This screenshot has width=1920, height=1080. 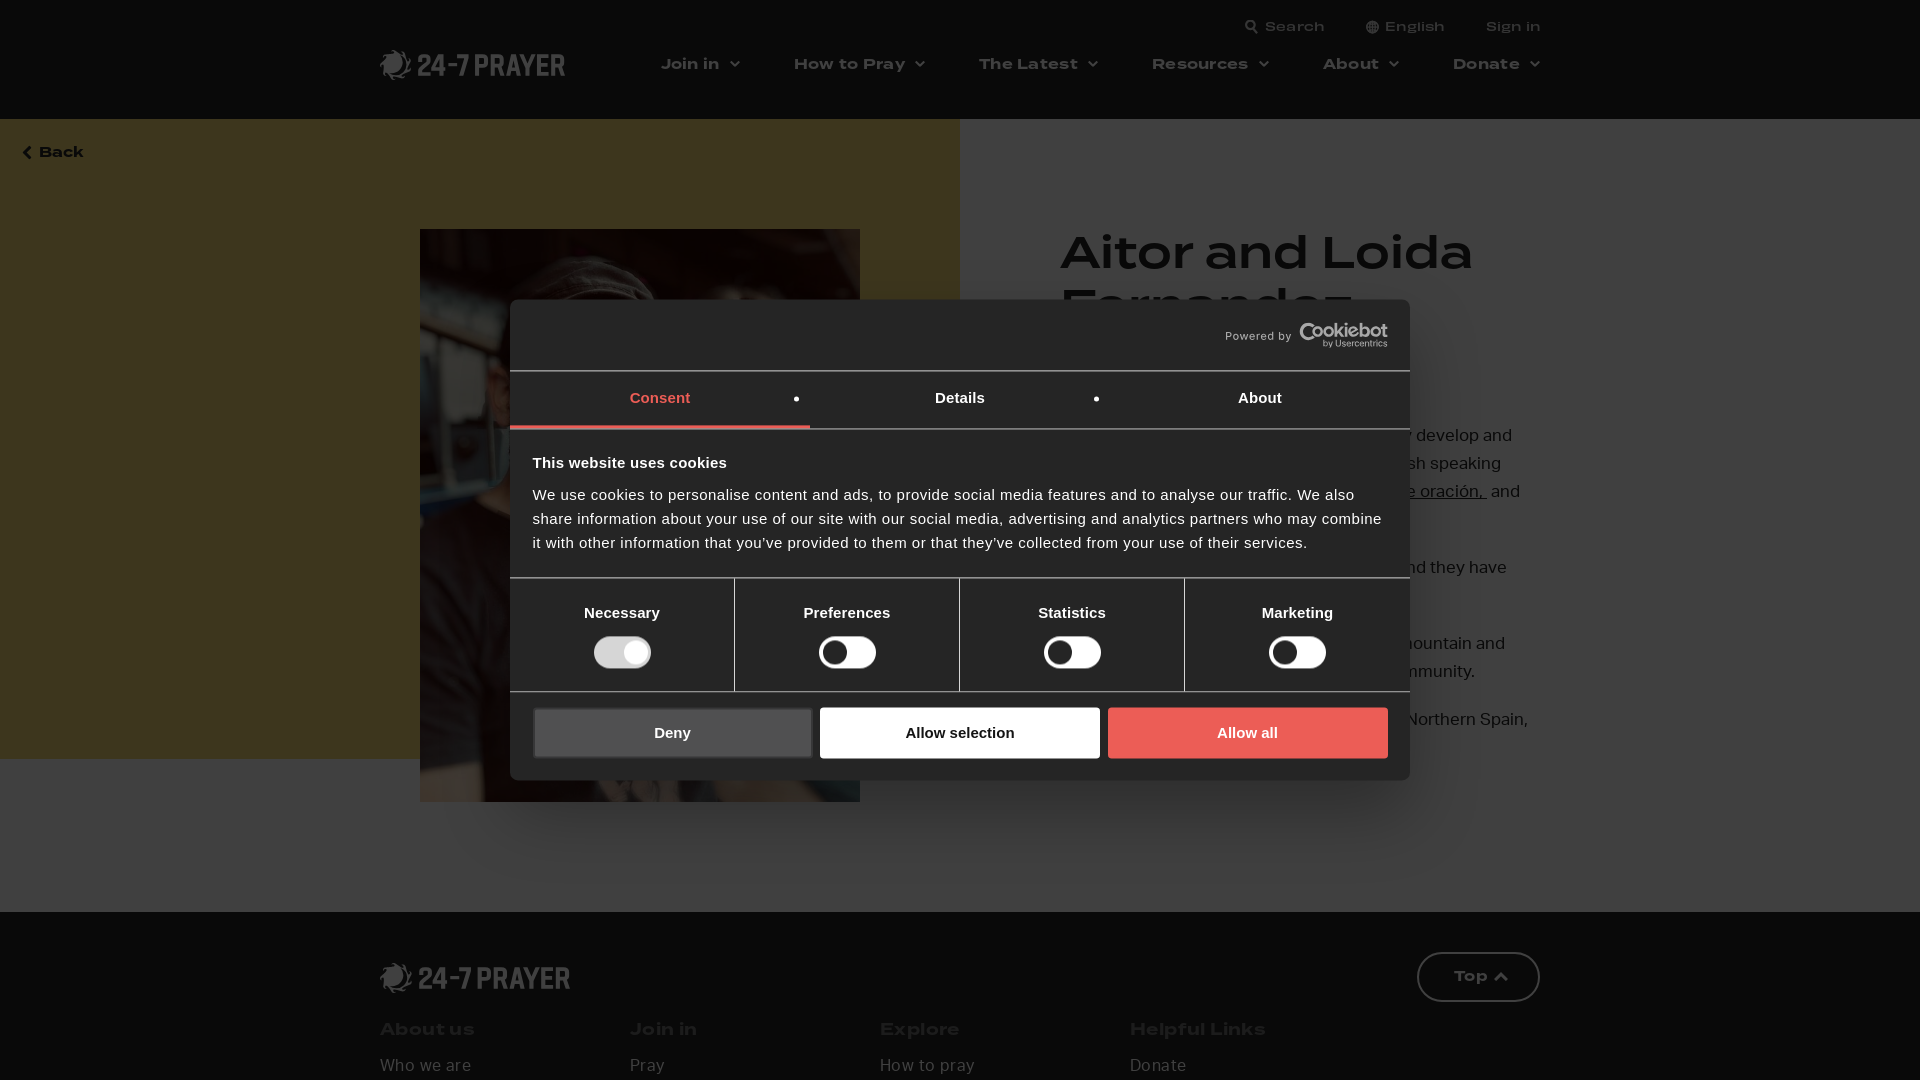 What do you see at coordinates (1198, 1030) in the screenshot?
I see `'Helpful Links'` at bounding box center [1198, 1030].